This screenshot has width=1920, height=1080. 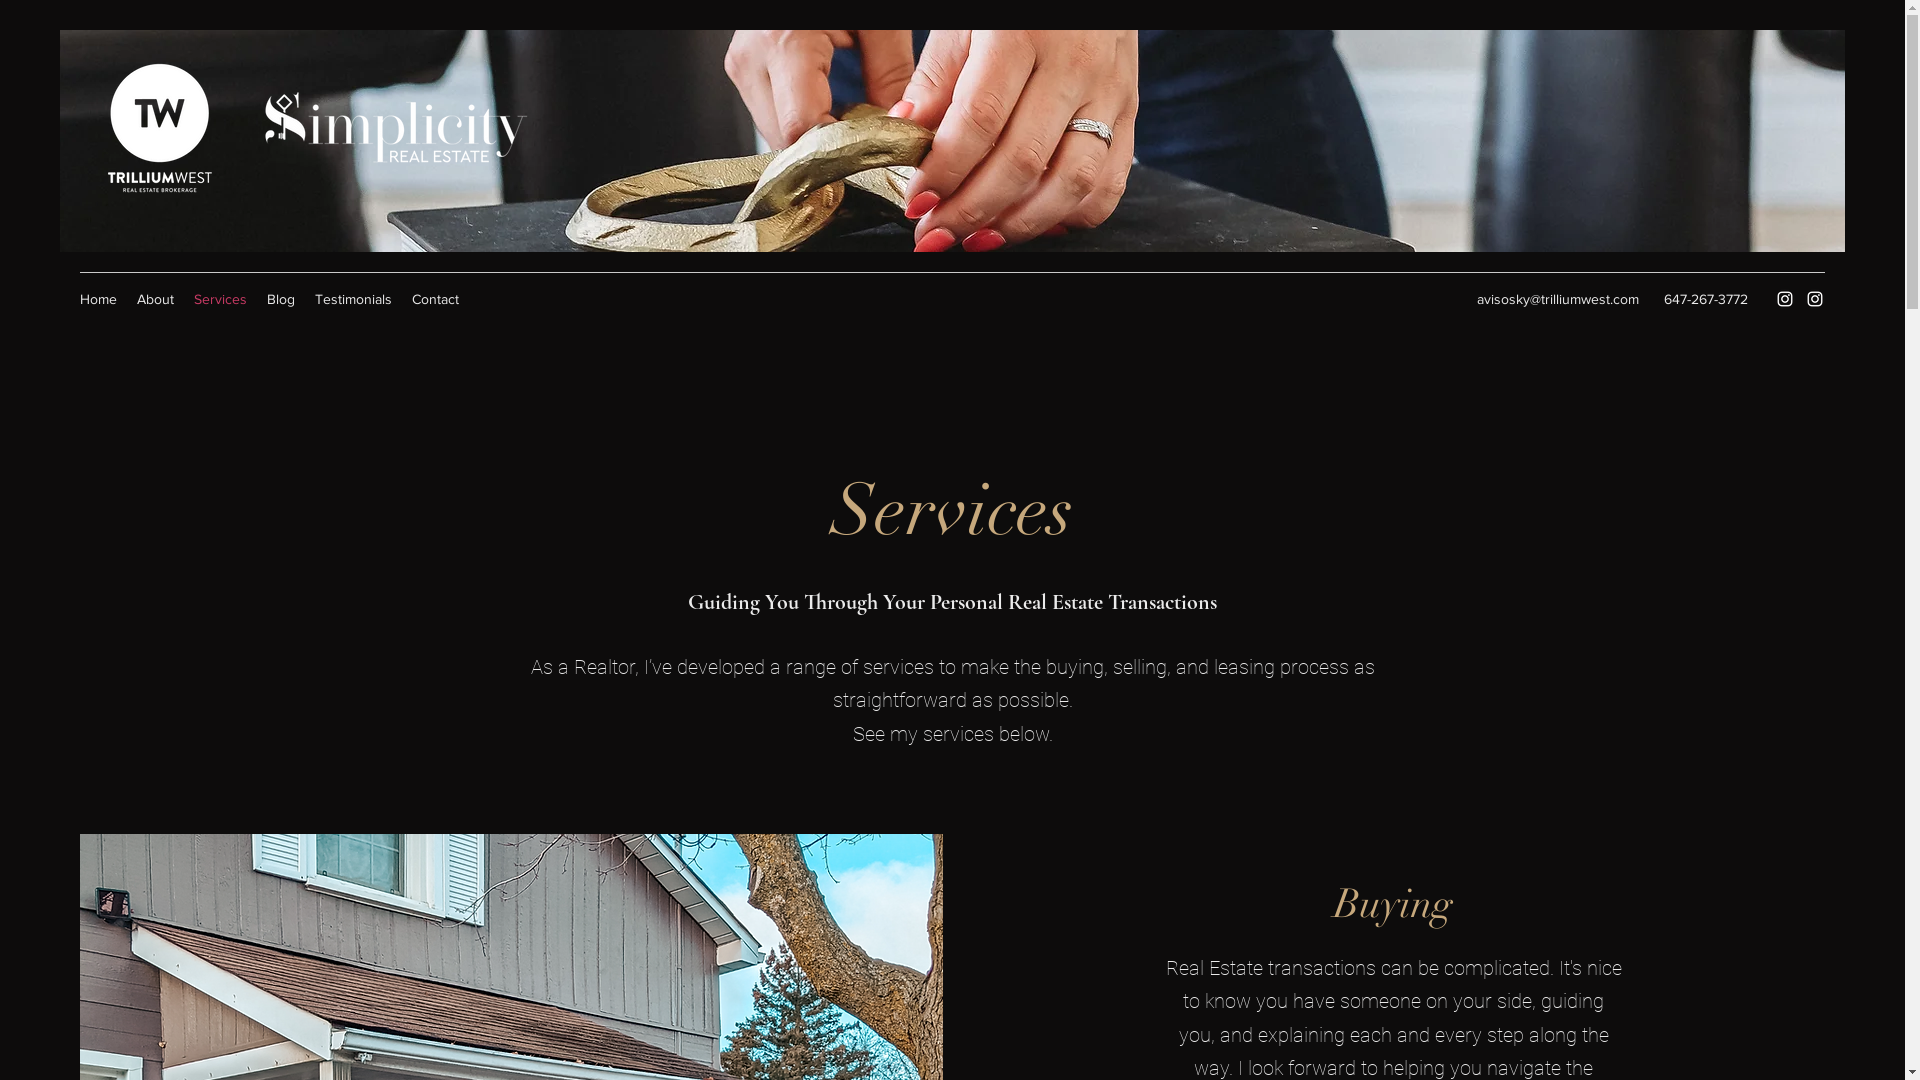 I want to click on 'Home', so click(x=97, y=299).